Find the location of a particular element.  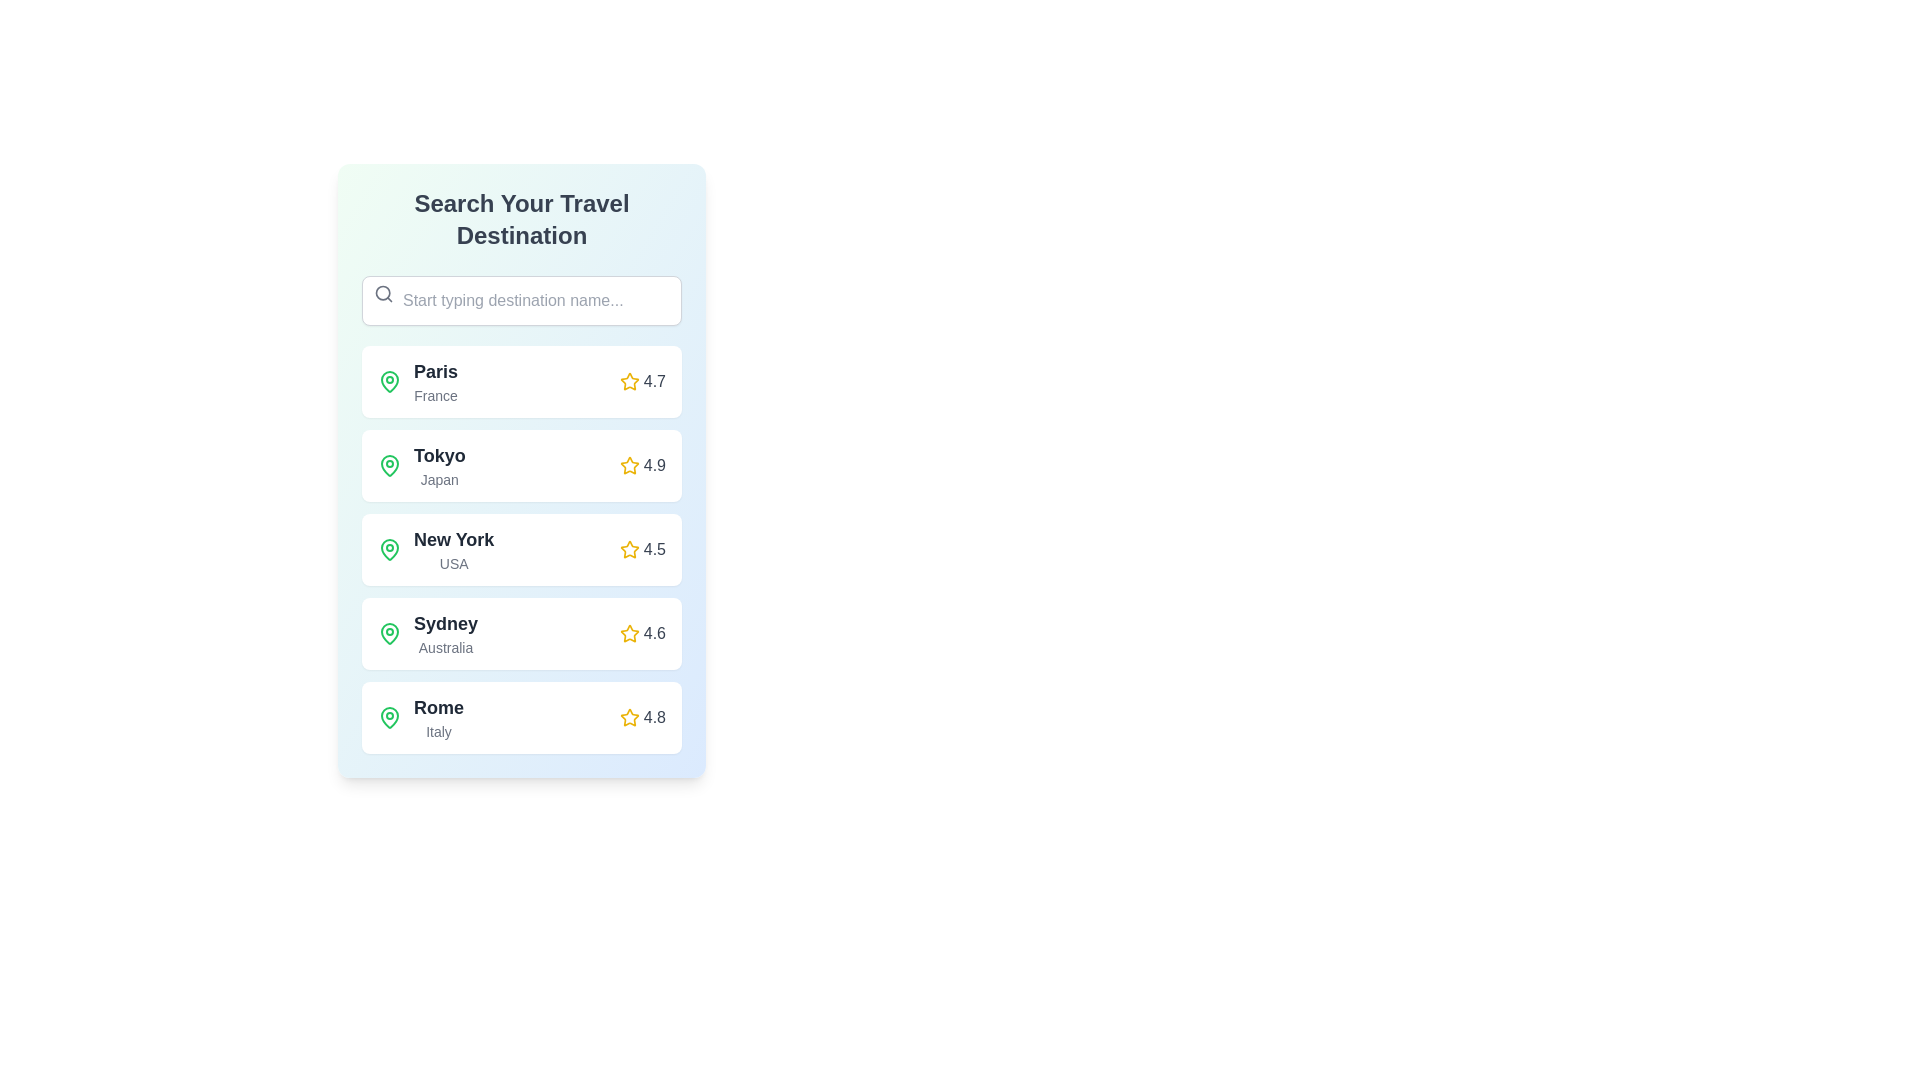

the first search result item displaying 'Paris, France', which is located below the search bar and includes a green location pin on the left and a yellow star icon on the right is located at coordinates (416, 381).